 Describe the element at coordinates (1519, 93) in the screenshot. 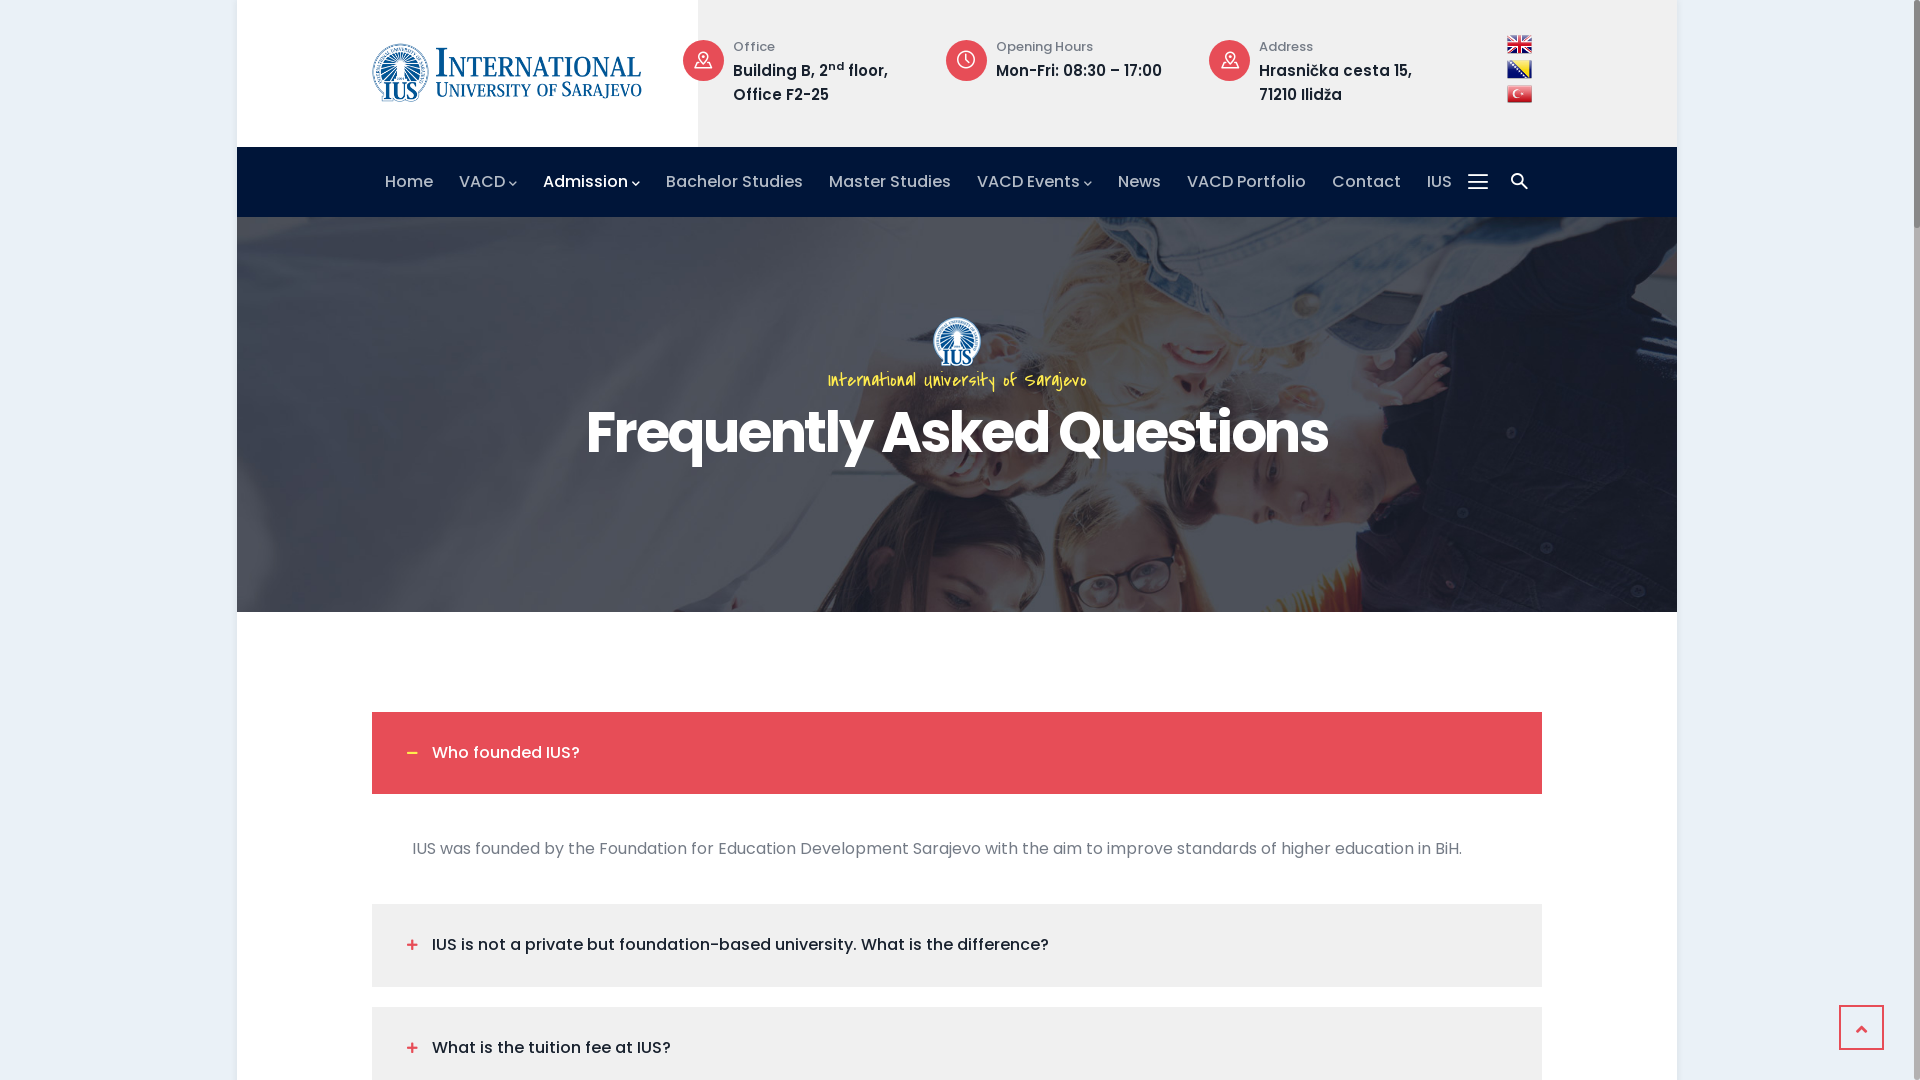

I see `'Turkish'` at that location.